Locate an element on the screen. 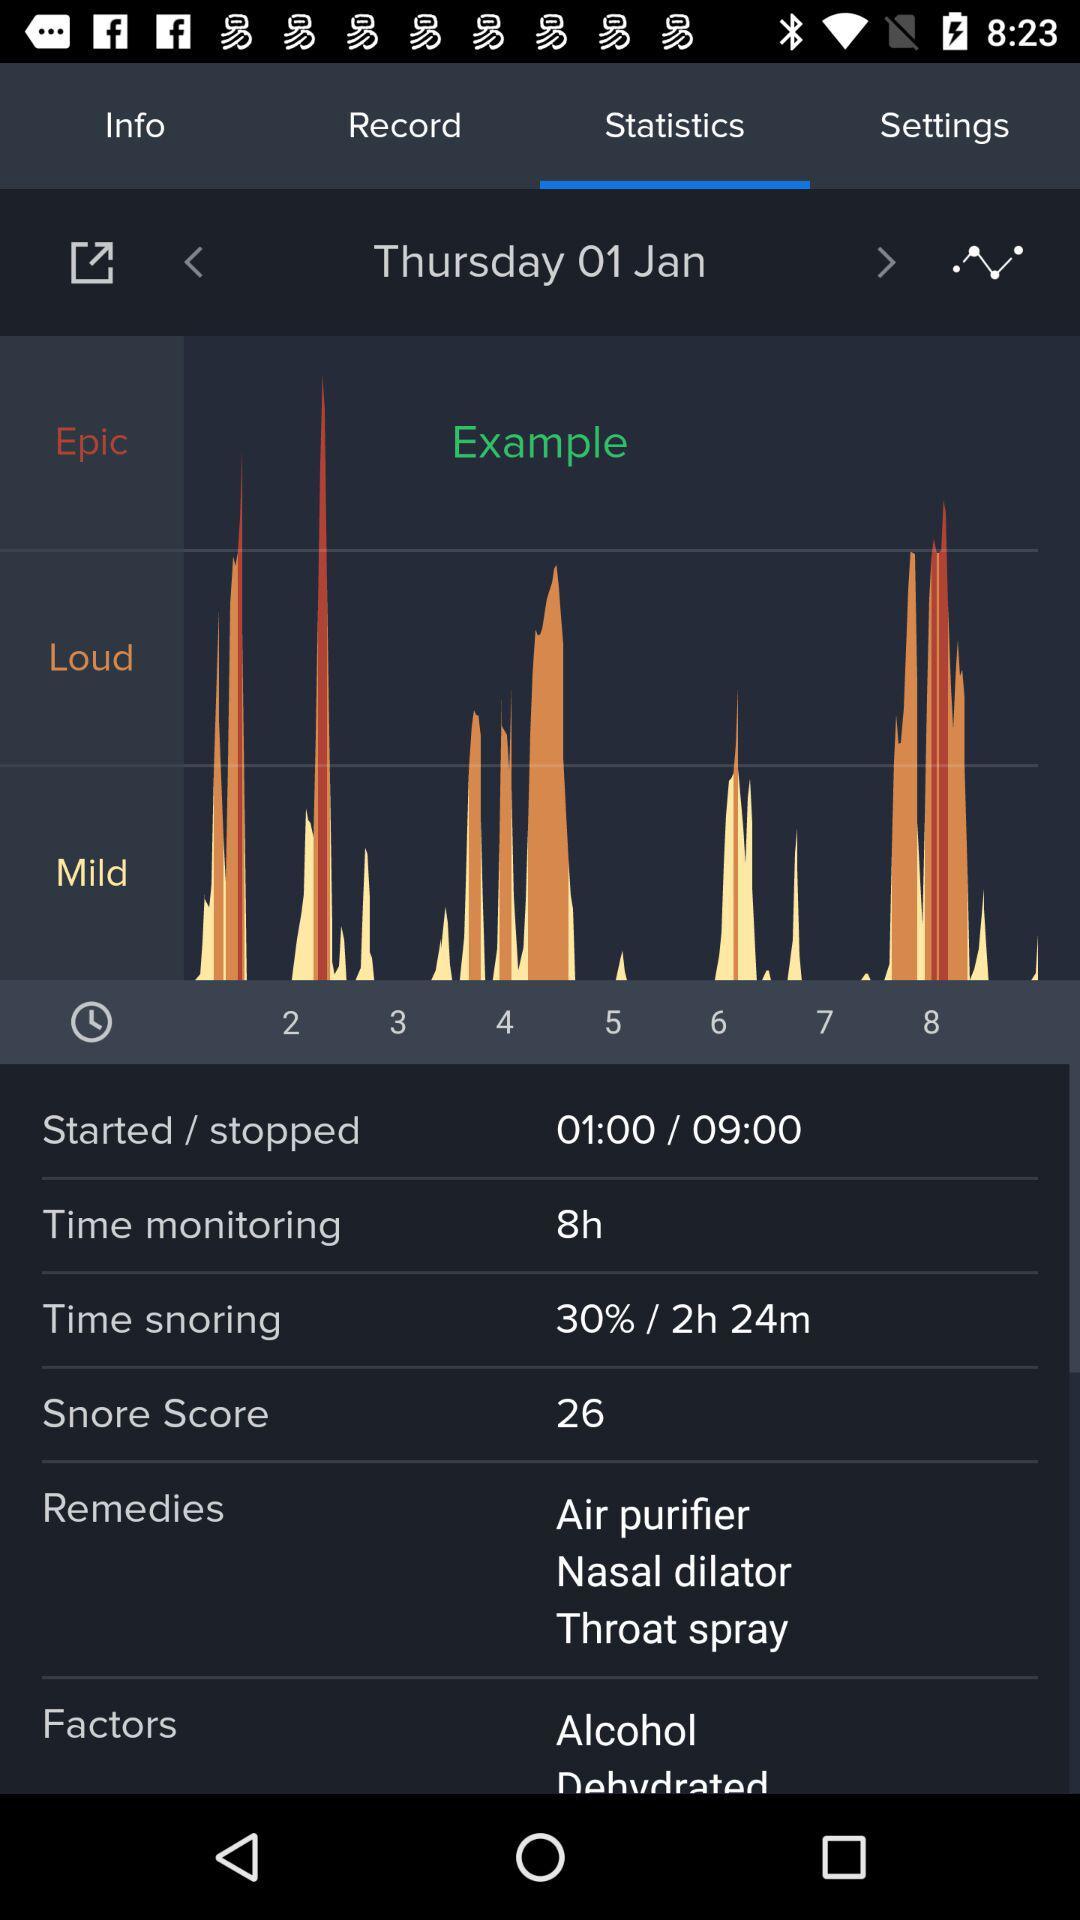 The image size is (1080, 1920). the launch icon is located at coordinates (91, 261).